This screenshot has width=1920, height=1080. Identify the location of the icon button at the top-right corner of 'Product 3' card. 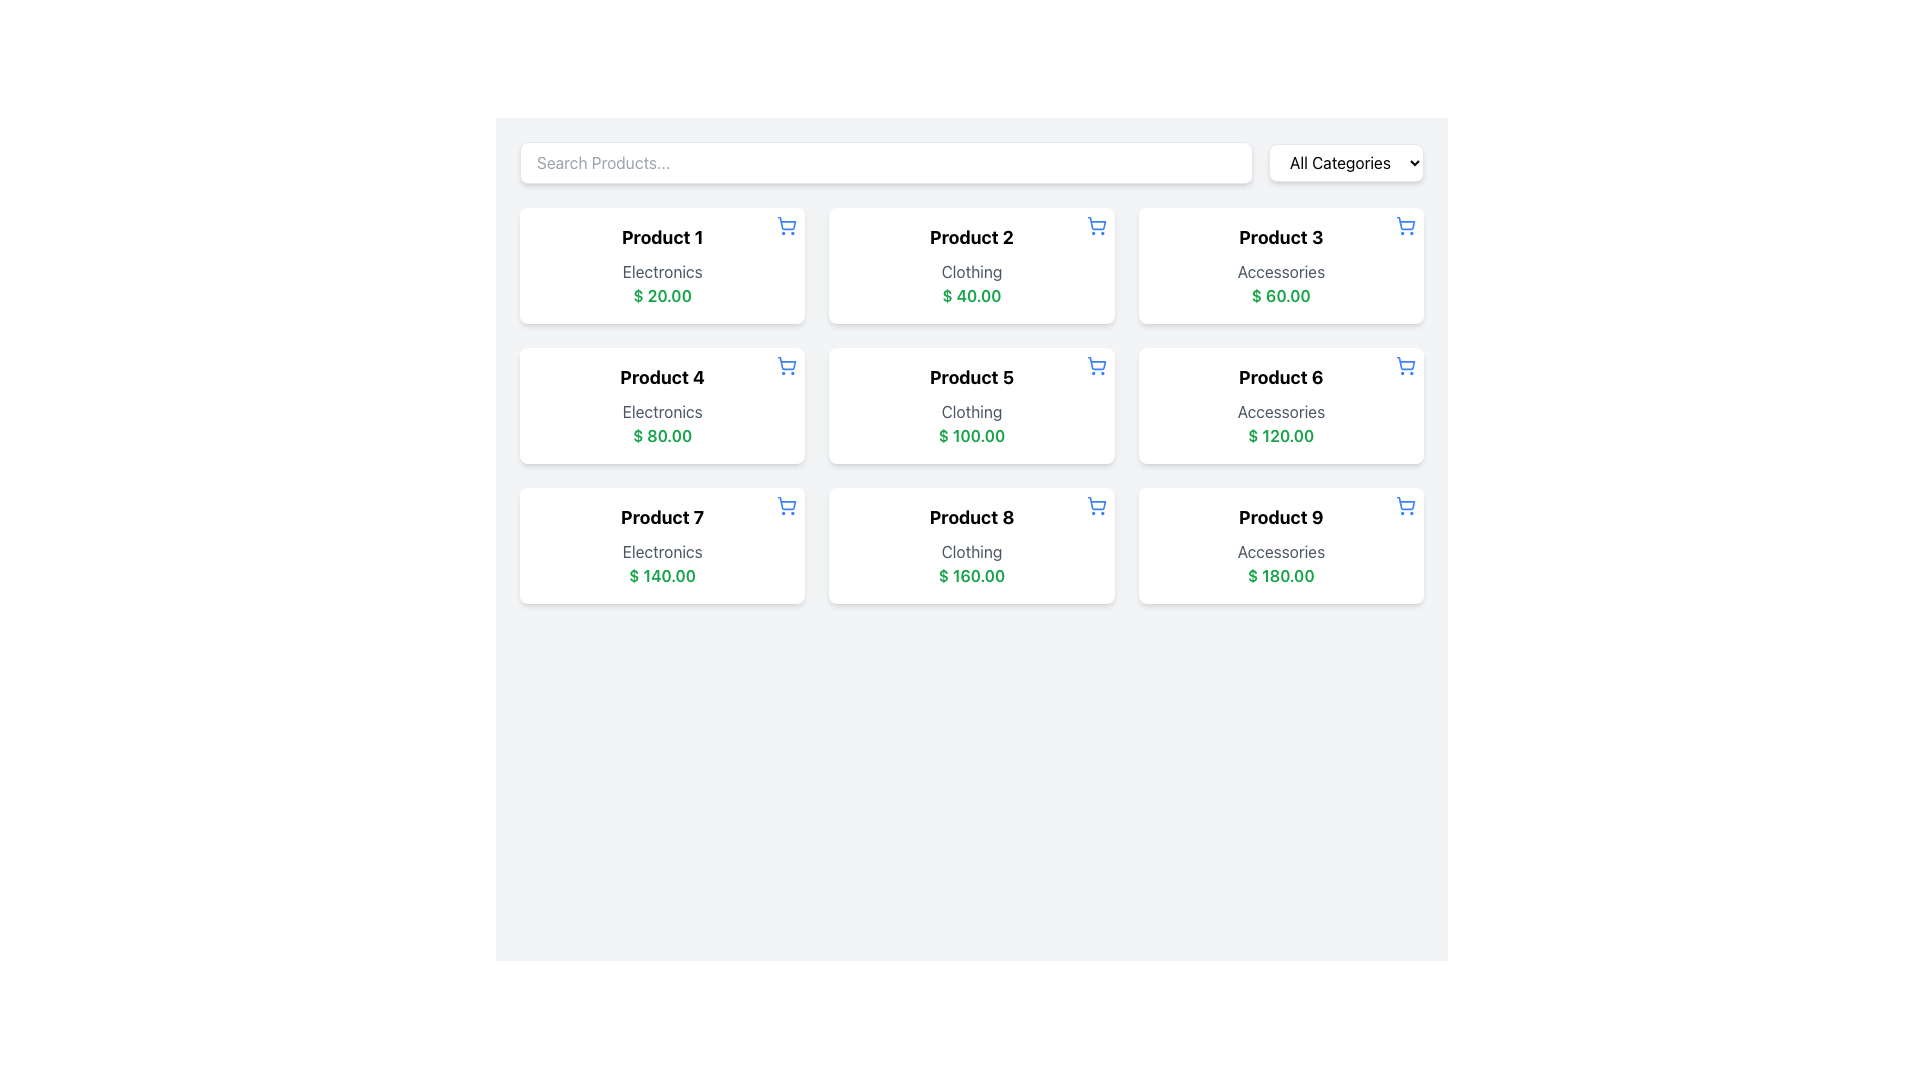
(1405, 225).